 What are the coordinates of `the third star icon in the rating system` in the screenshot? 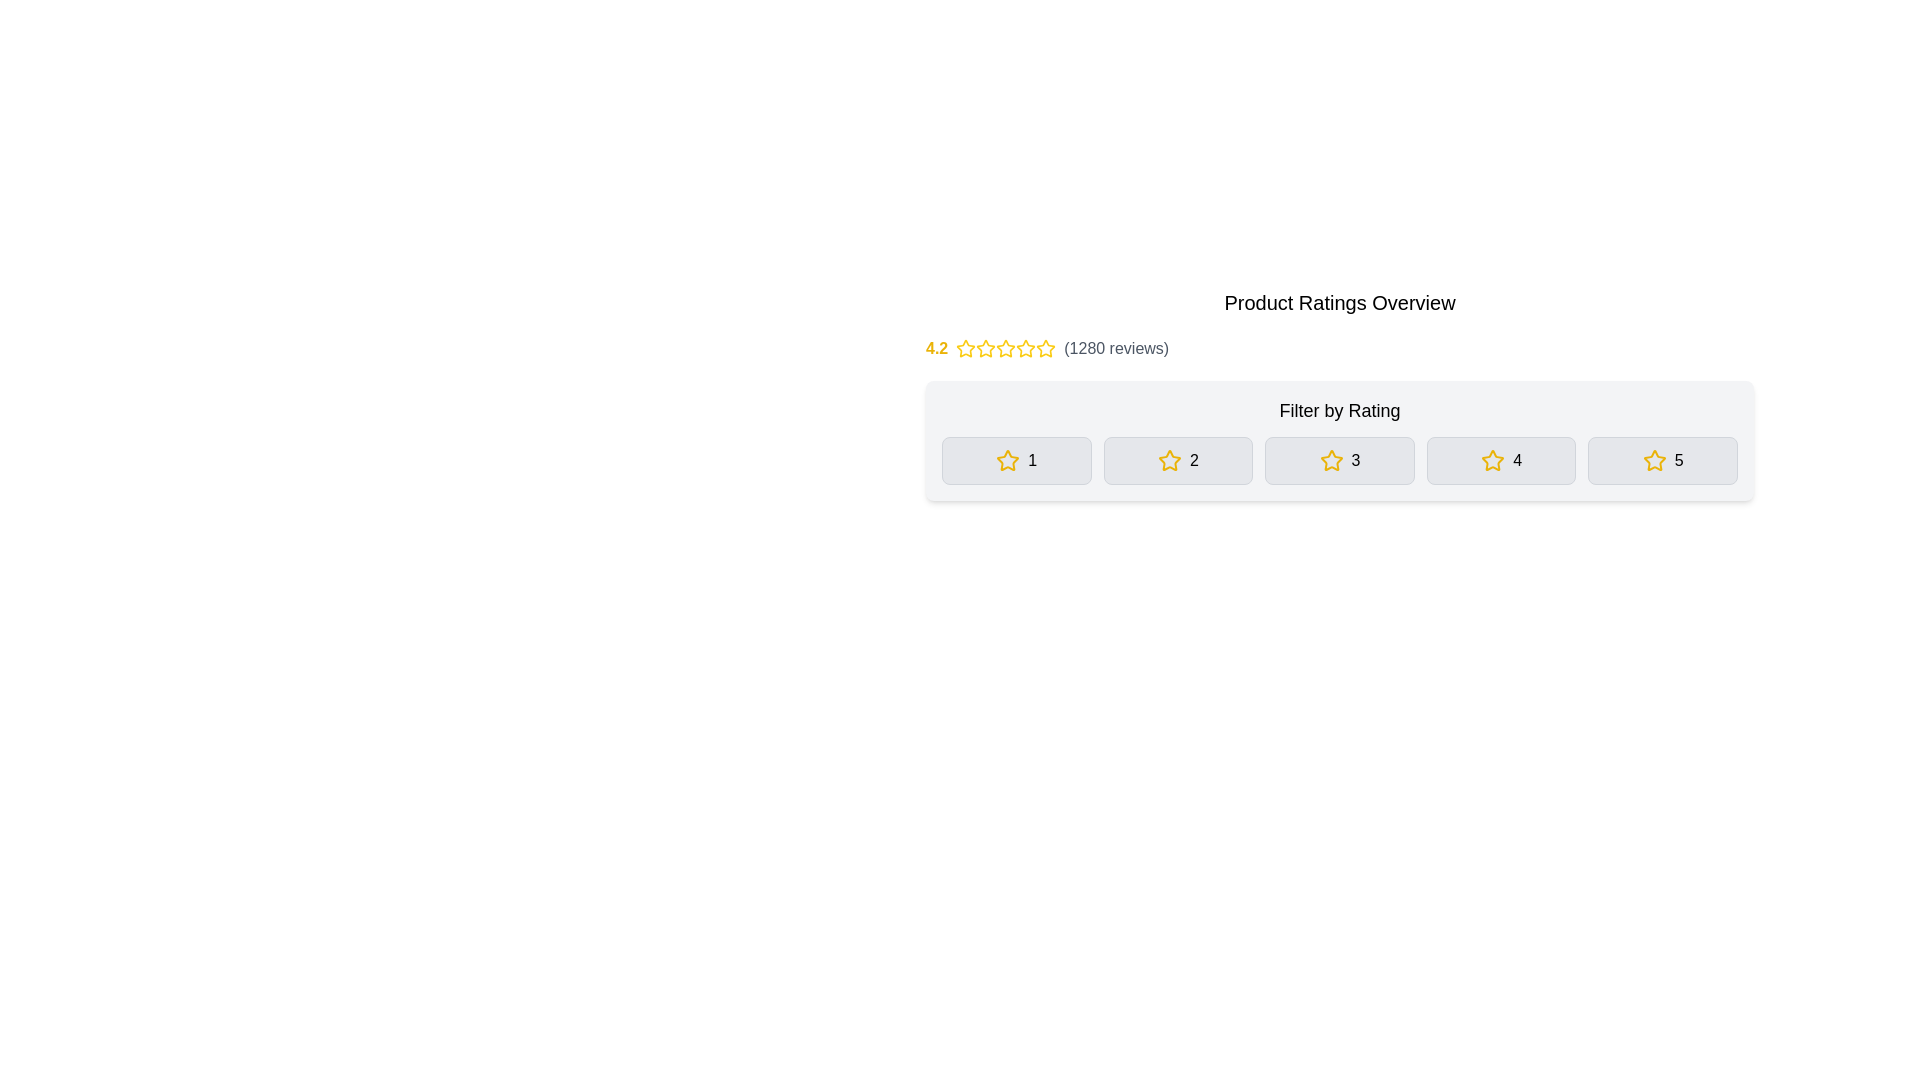 It's located at (986, 347).